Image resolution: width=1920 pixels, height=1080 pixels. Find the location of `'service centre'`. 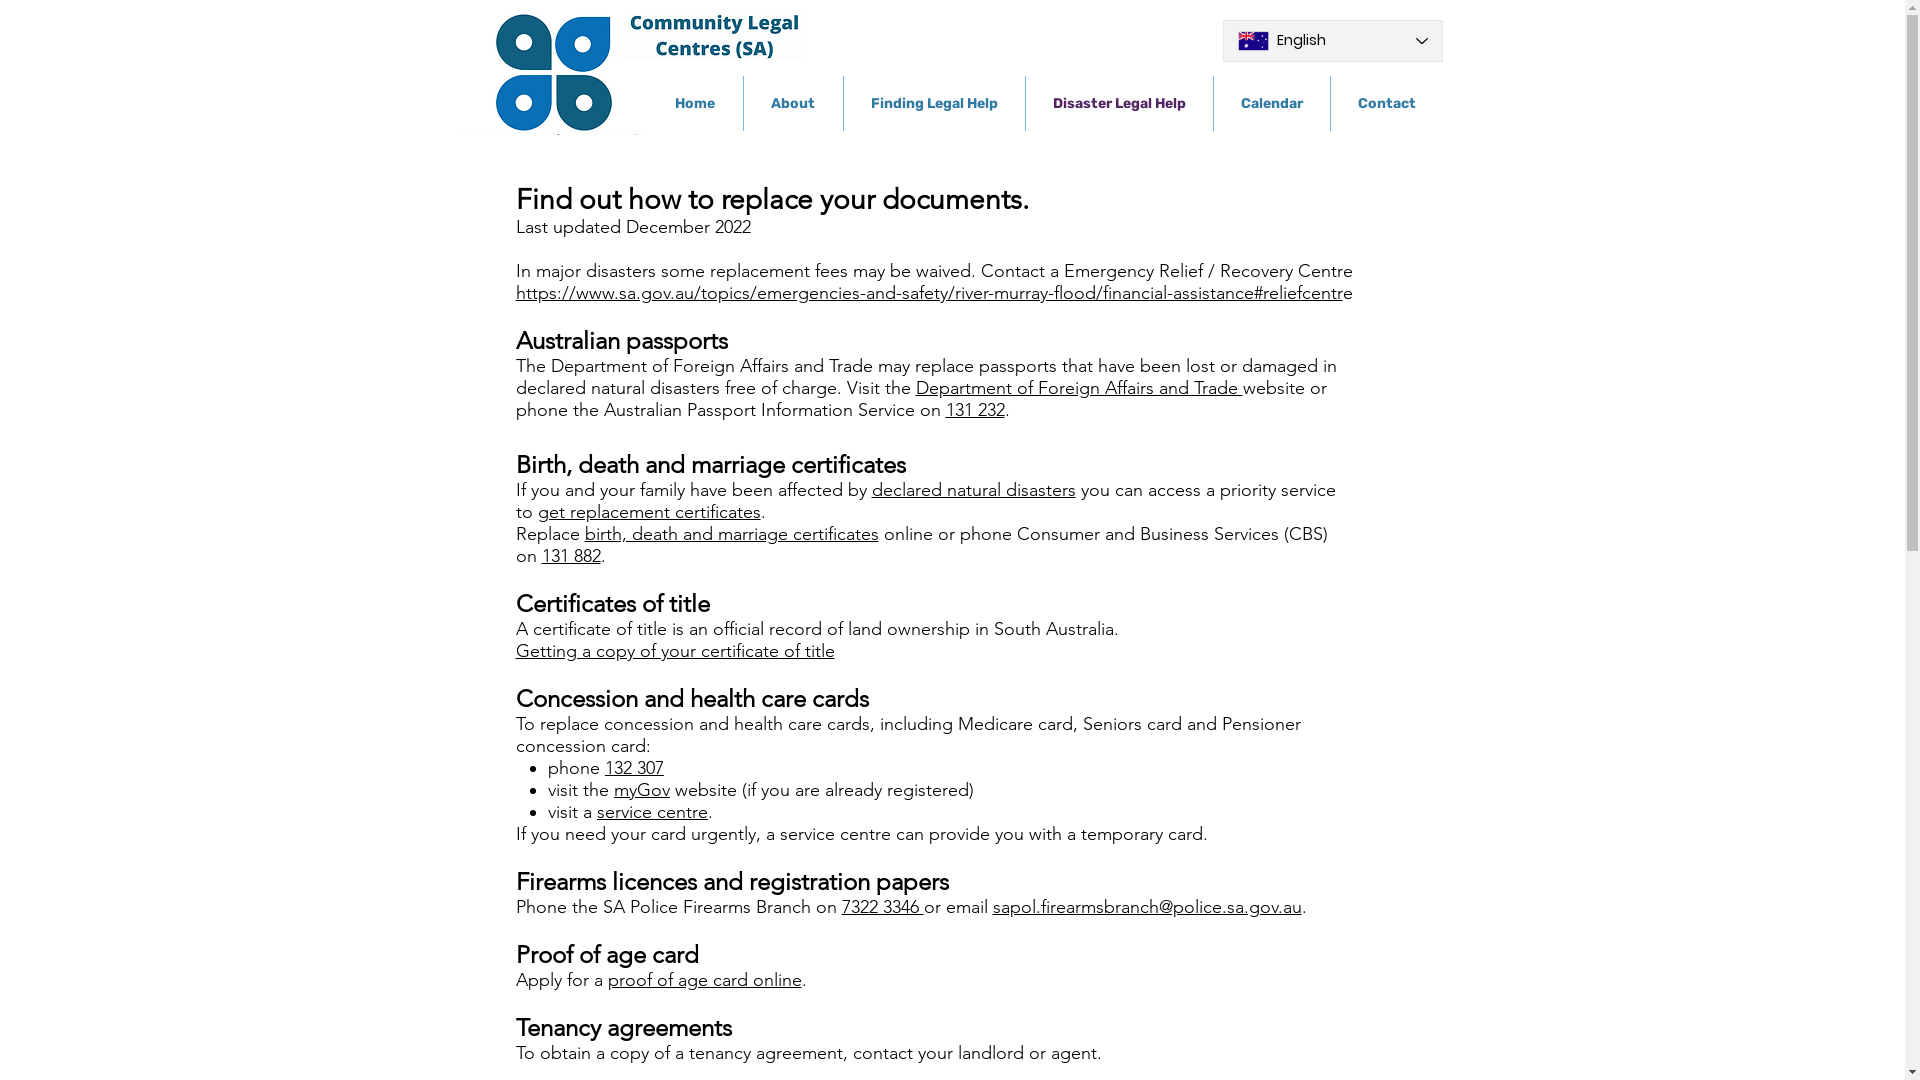

'service centre' is located at coordinates (652, 812).